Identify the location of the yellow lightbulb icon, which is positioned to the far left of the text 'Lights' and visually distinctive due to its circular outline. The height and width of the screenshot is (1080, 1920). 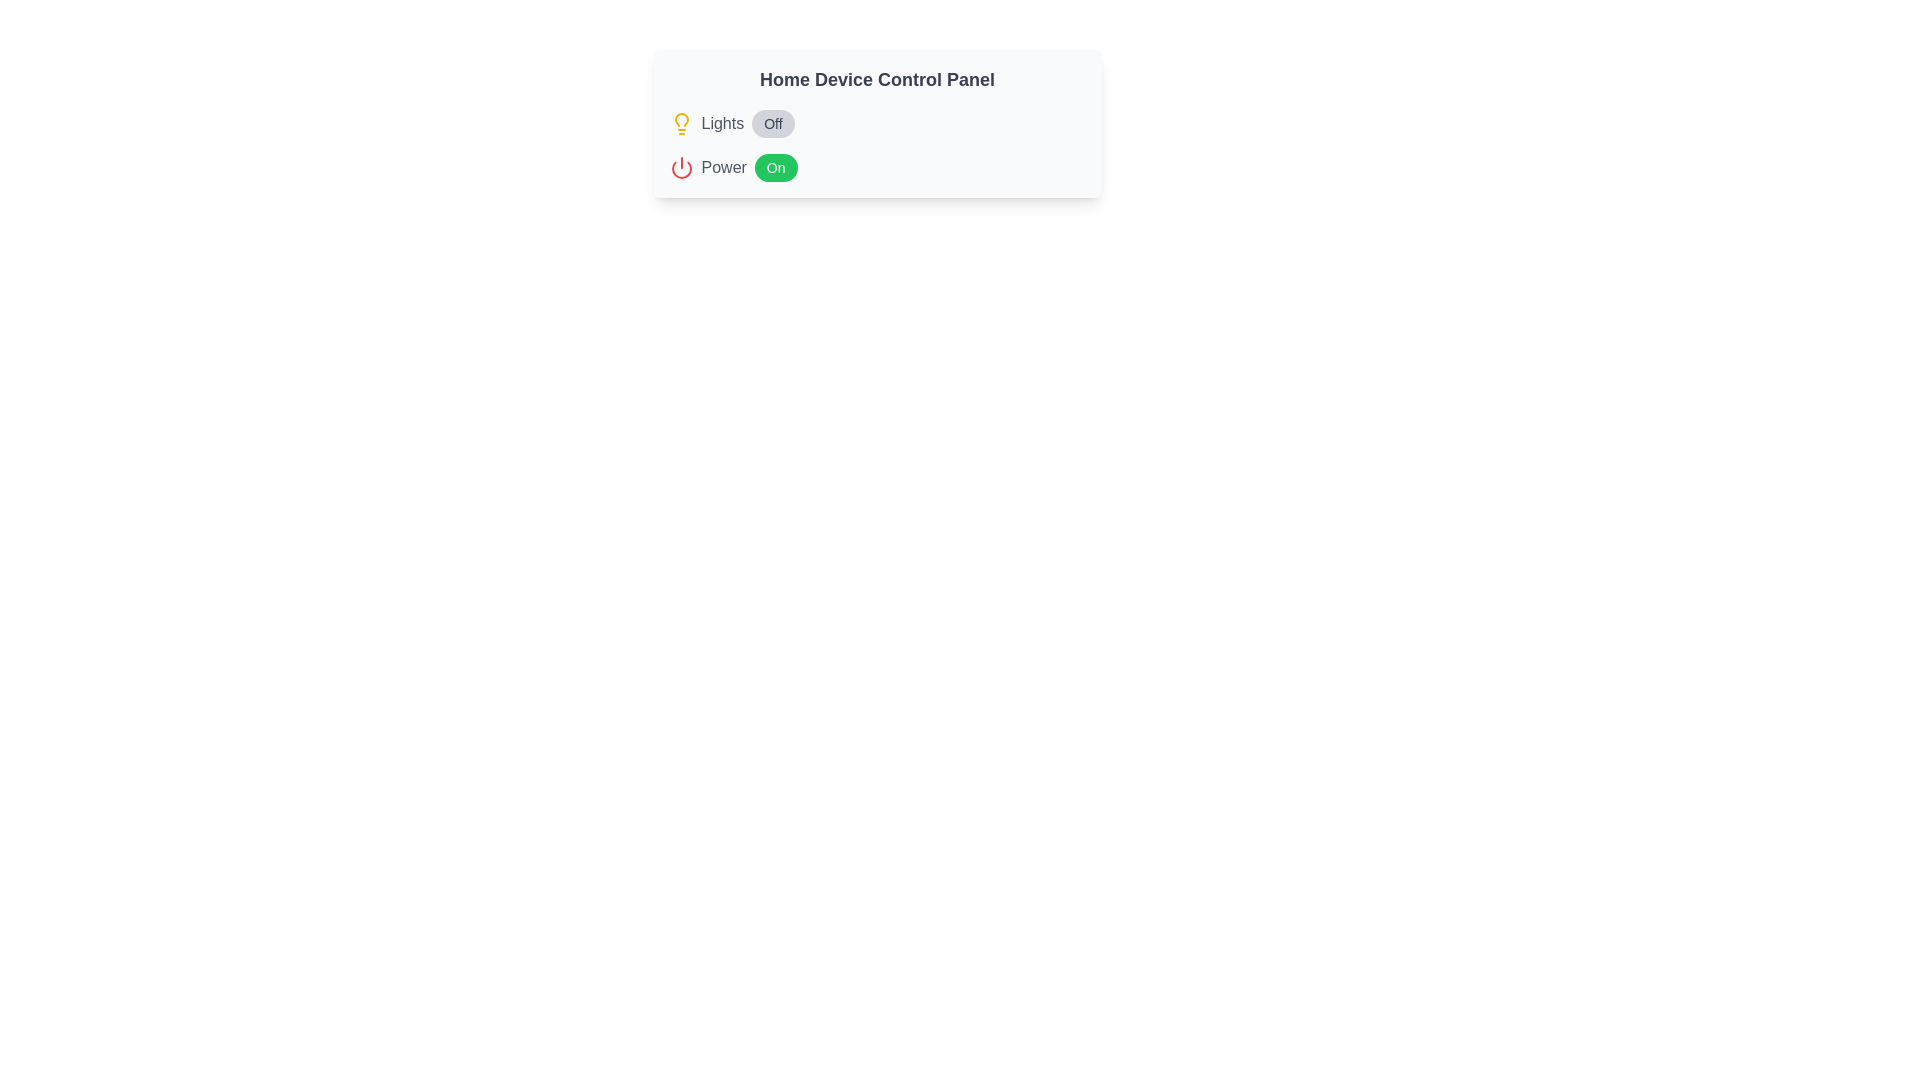
(681, 123).